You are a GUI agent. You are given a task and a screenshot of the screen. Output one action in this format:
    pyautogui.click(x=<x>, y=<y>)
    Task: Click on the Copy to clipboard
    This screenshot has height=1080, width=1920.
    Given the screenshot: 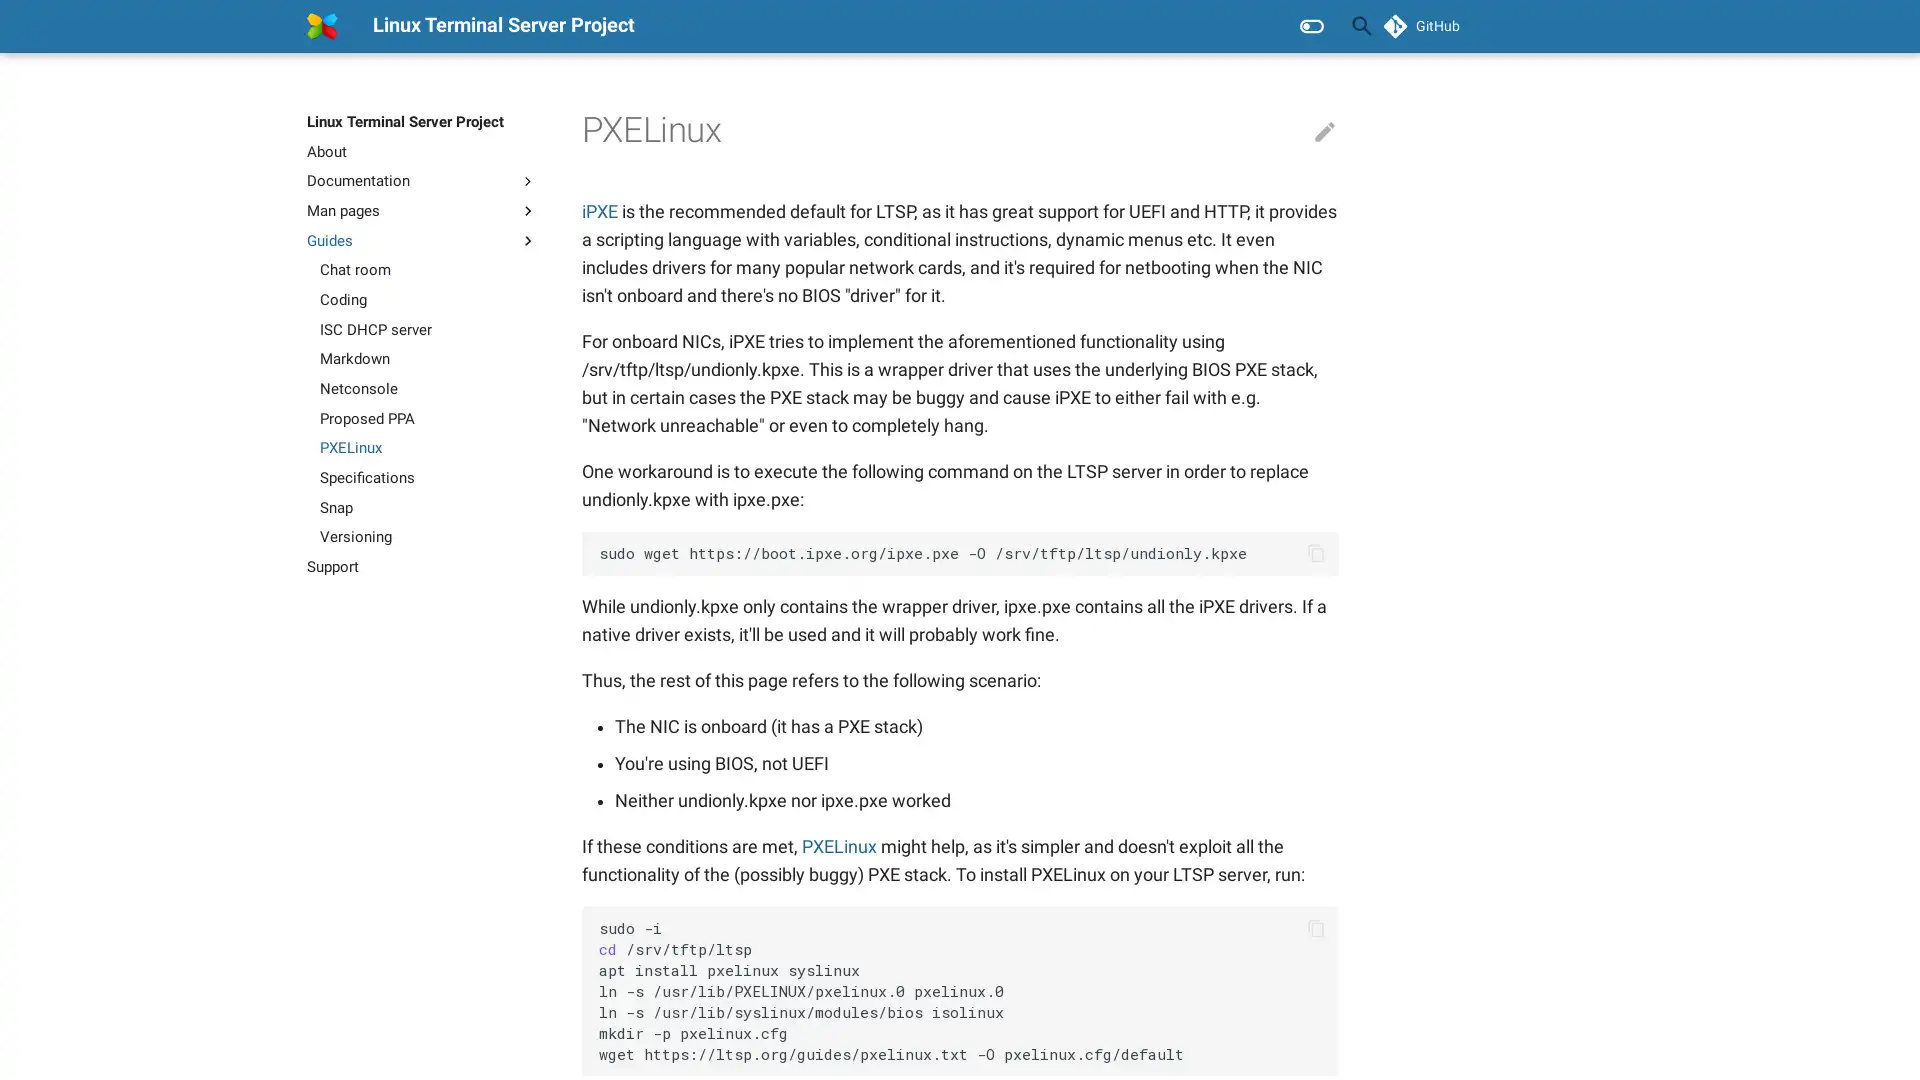 What is the action you would take?
    pyautogui.click(x=1315, y=928)
    